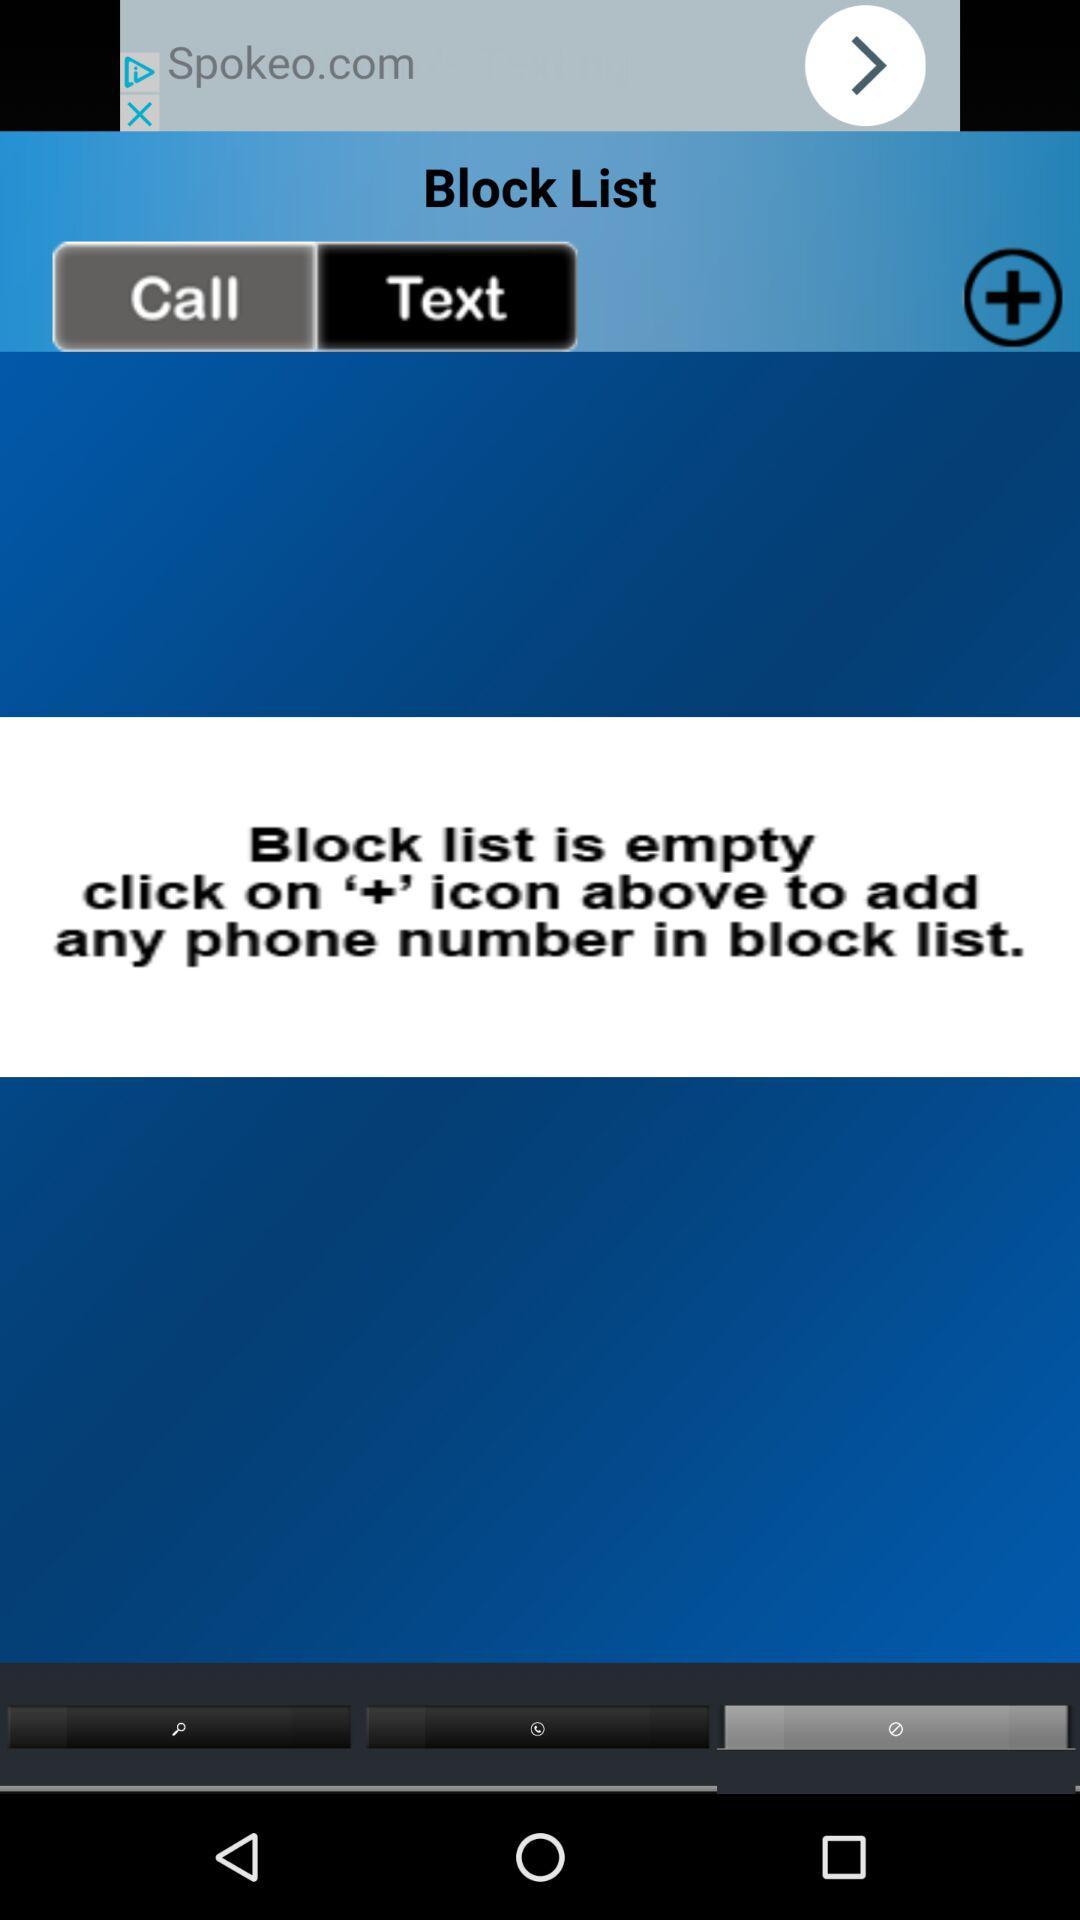  Describe the element at coordinates (445, 295) in the screenshot. I see `new text message` at that location.